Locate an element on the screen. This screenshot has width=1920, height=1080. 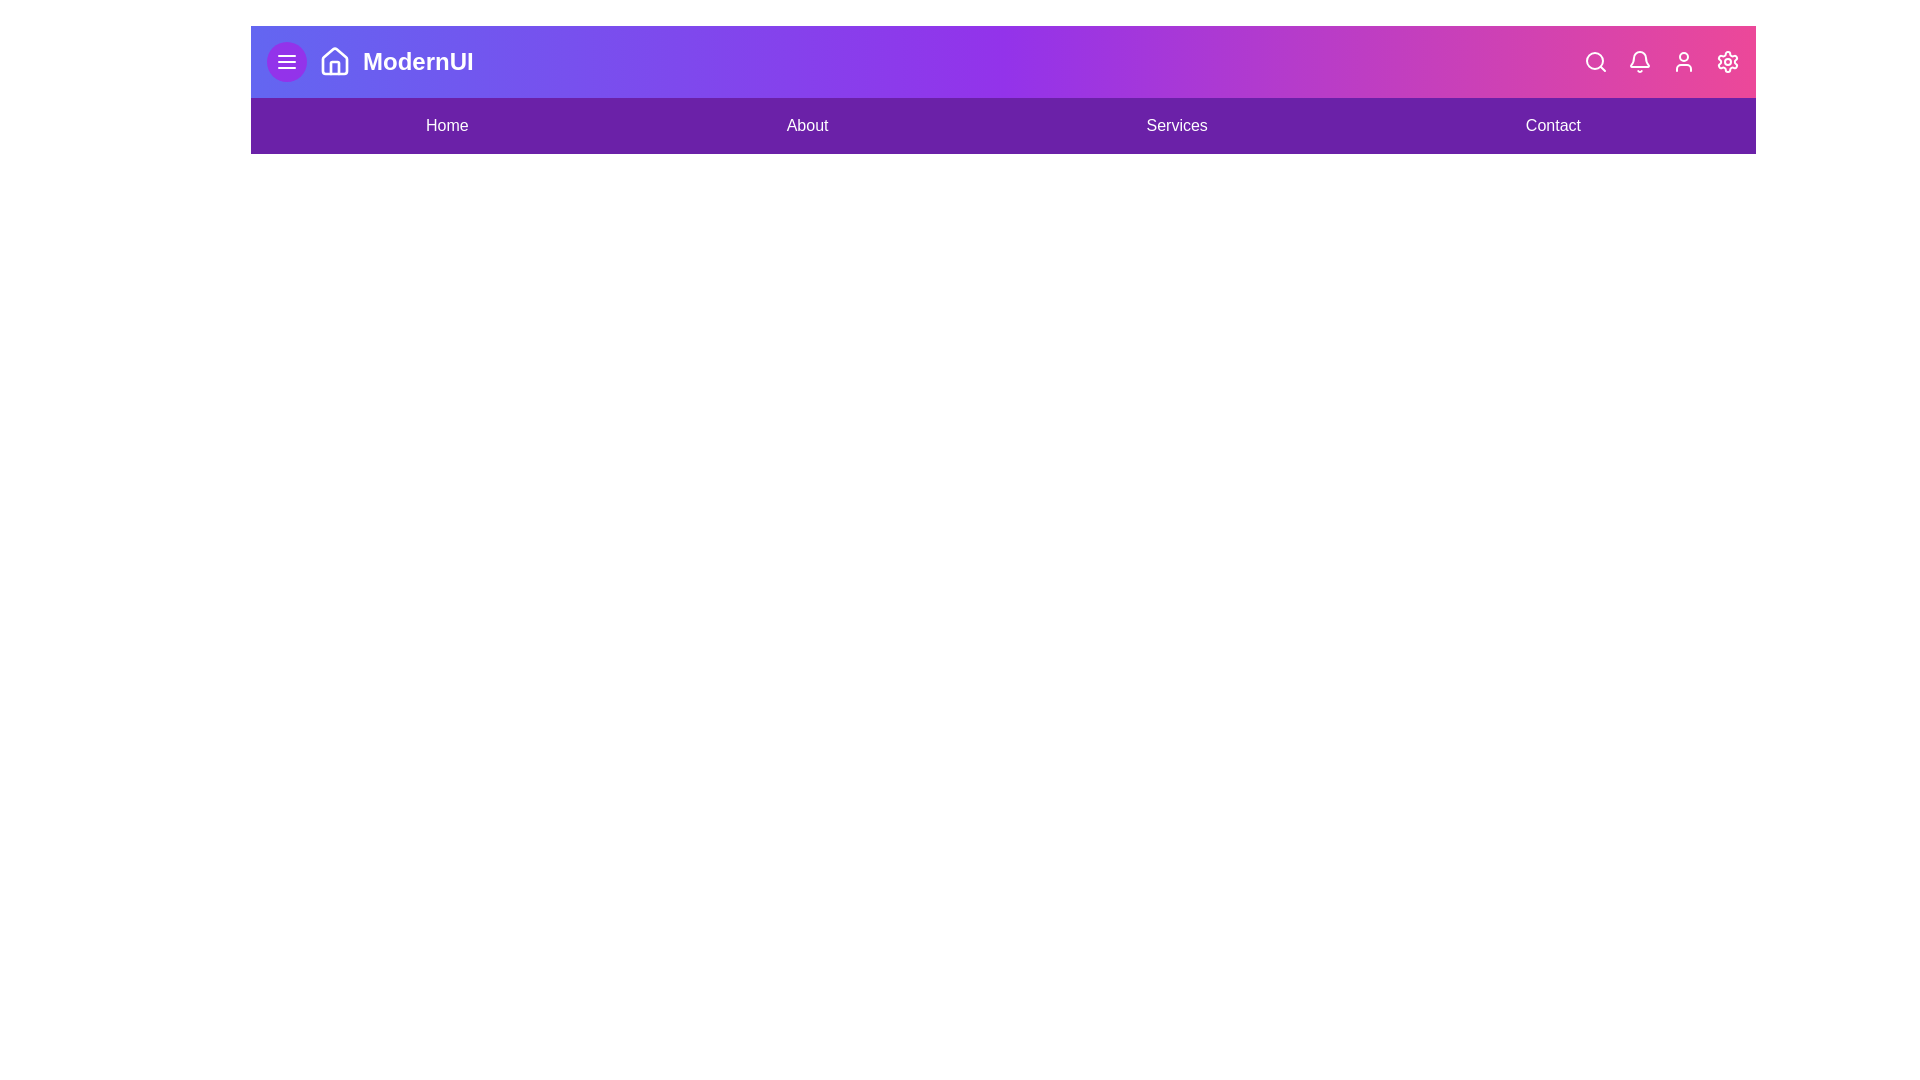
the navigation link labeled Services to navigate to the corresponding section is located at coordinates (1177, 126).